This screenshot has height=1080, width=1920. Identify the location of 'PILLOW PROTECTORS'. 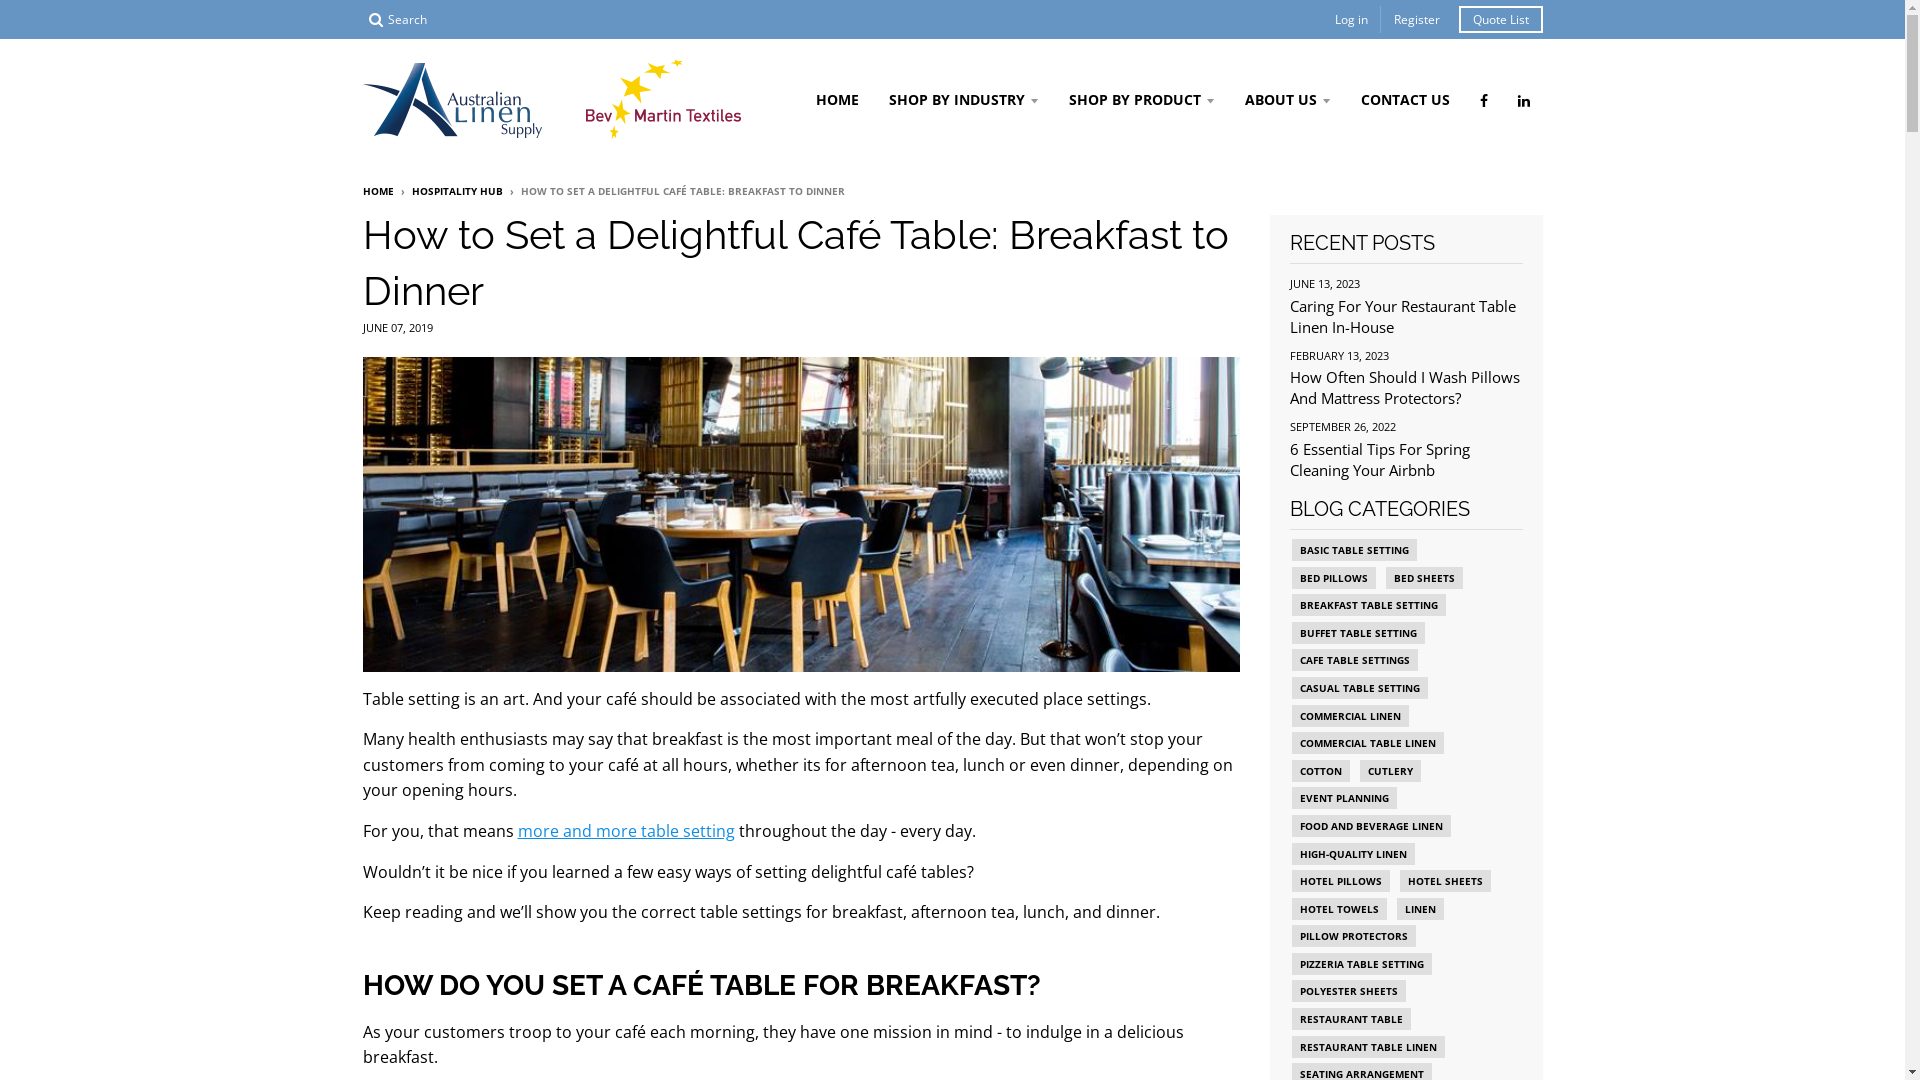
(1353, 936).